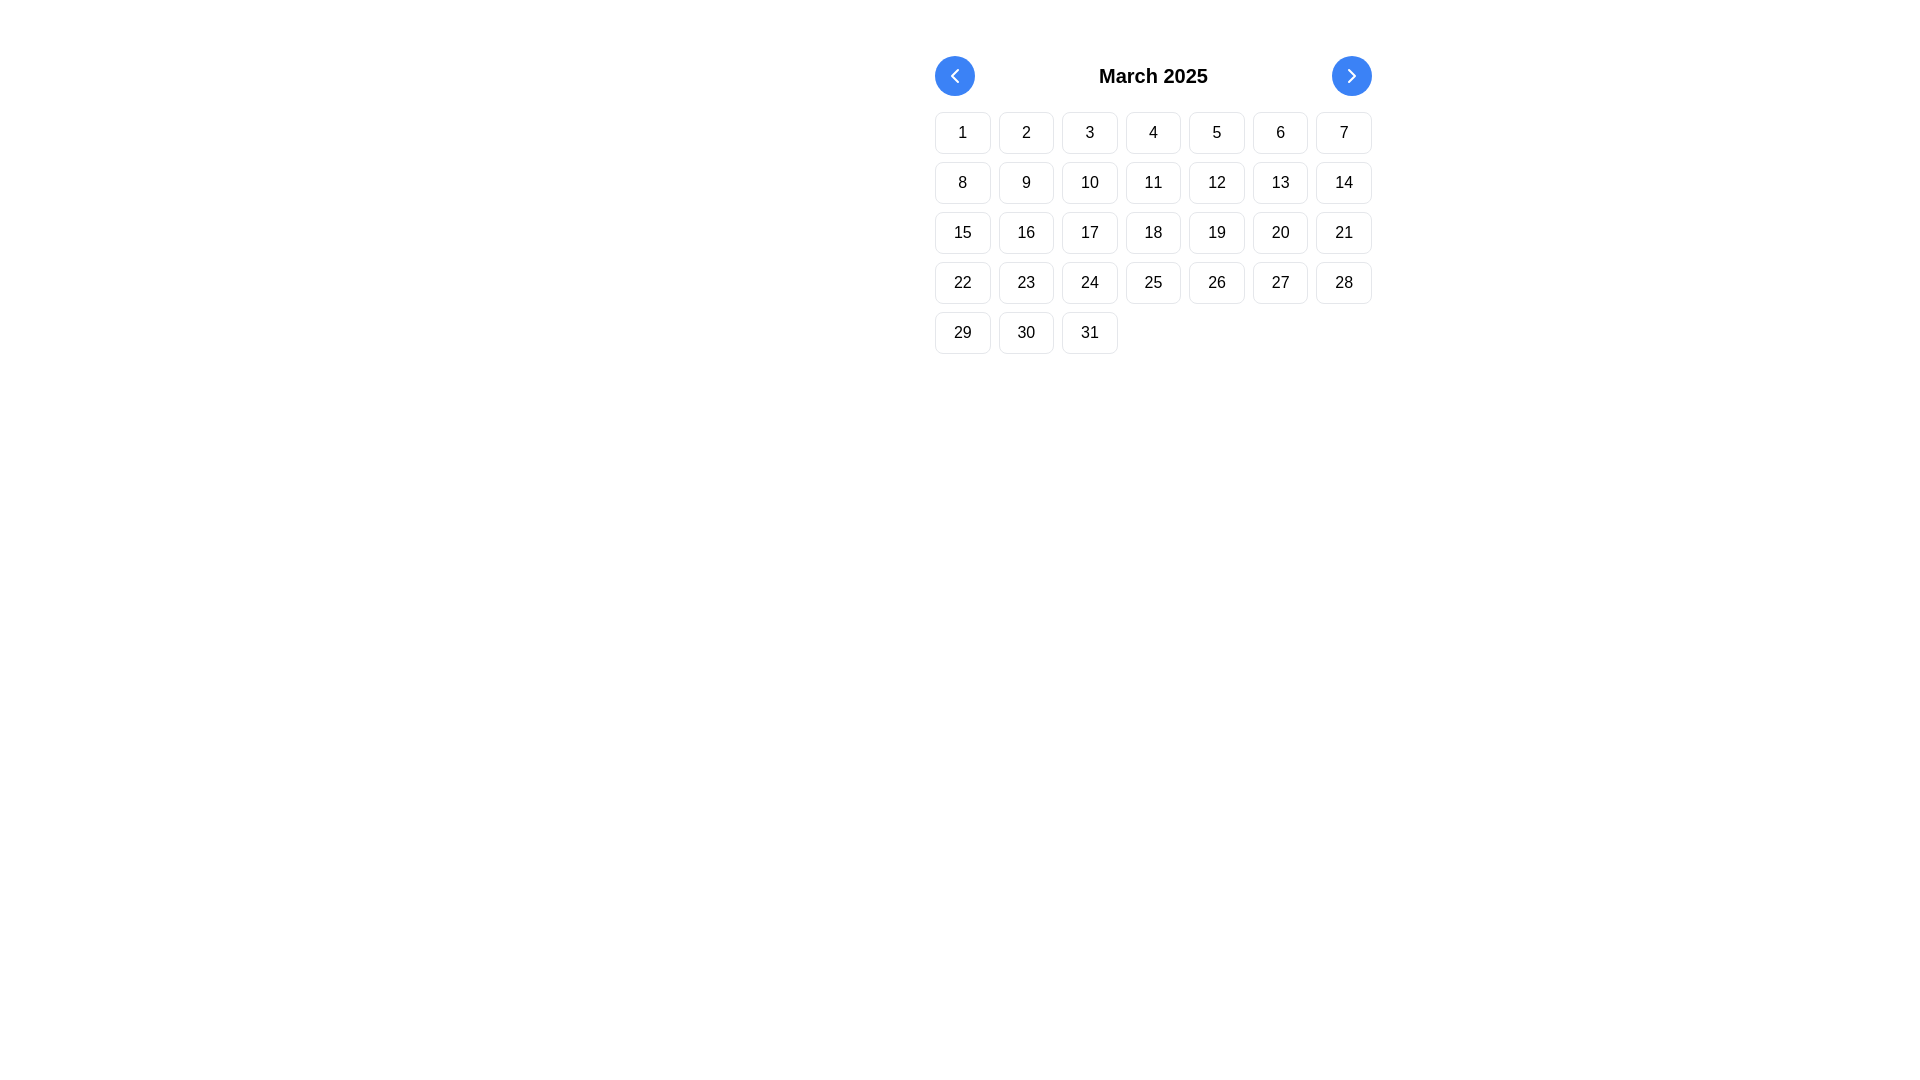 The width and height of the screenshot is (1920, 1080). What do you see at coordinates (962, 132) in the screenshot?
I see `the Text cell displaying the number '1' in the calendar grid layout, which is located at the first position in the first row` at bounding box center [962, 132].